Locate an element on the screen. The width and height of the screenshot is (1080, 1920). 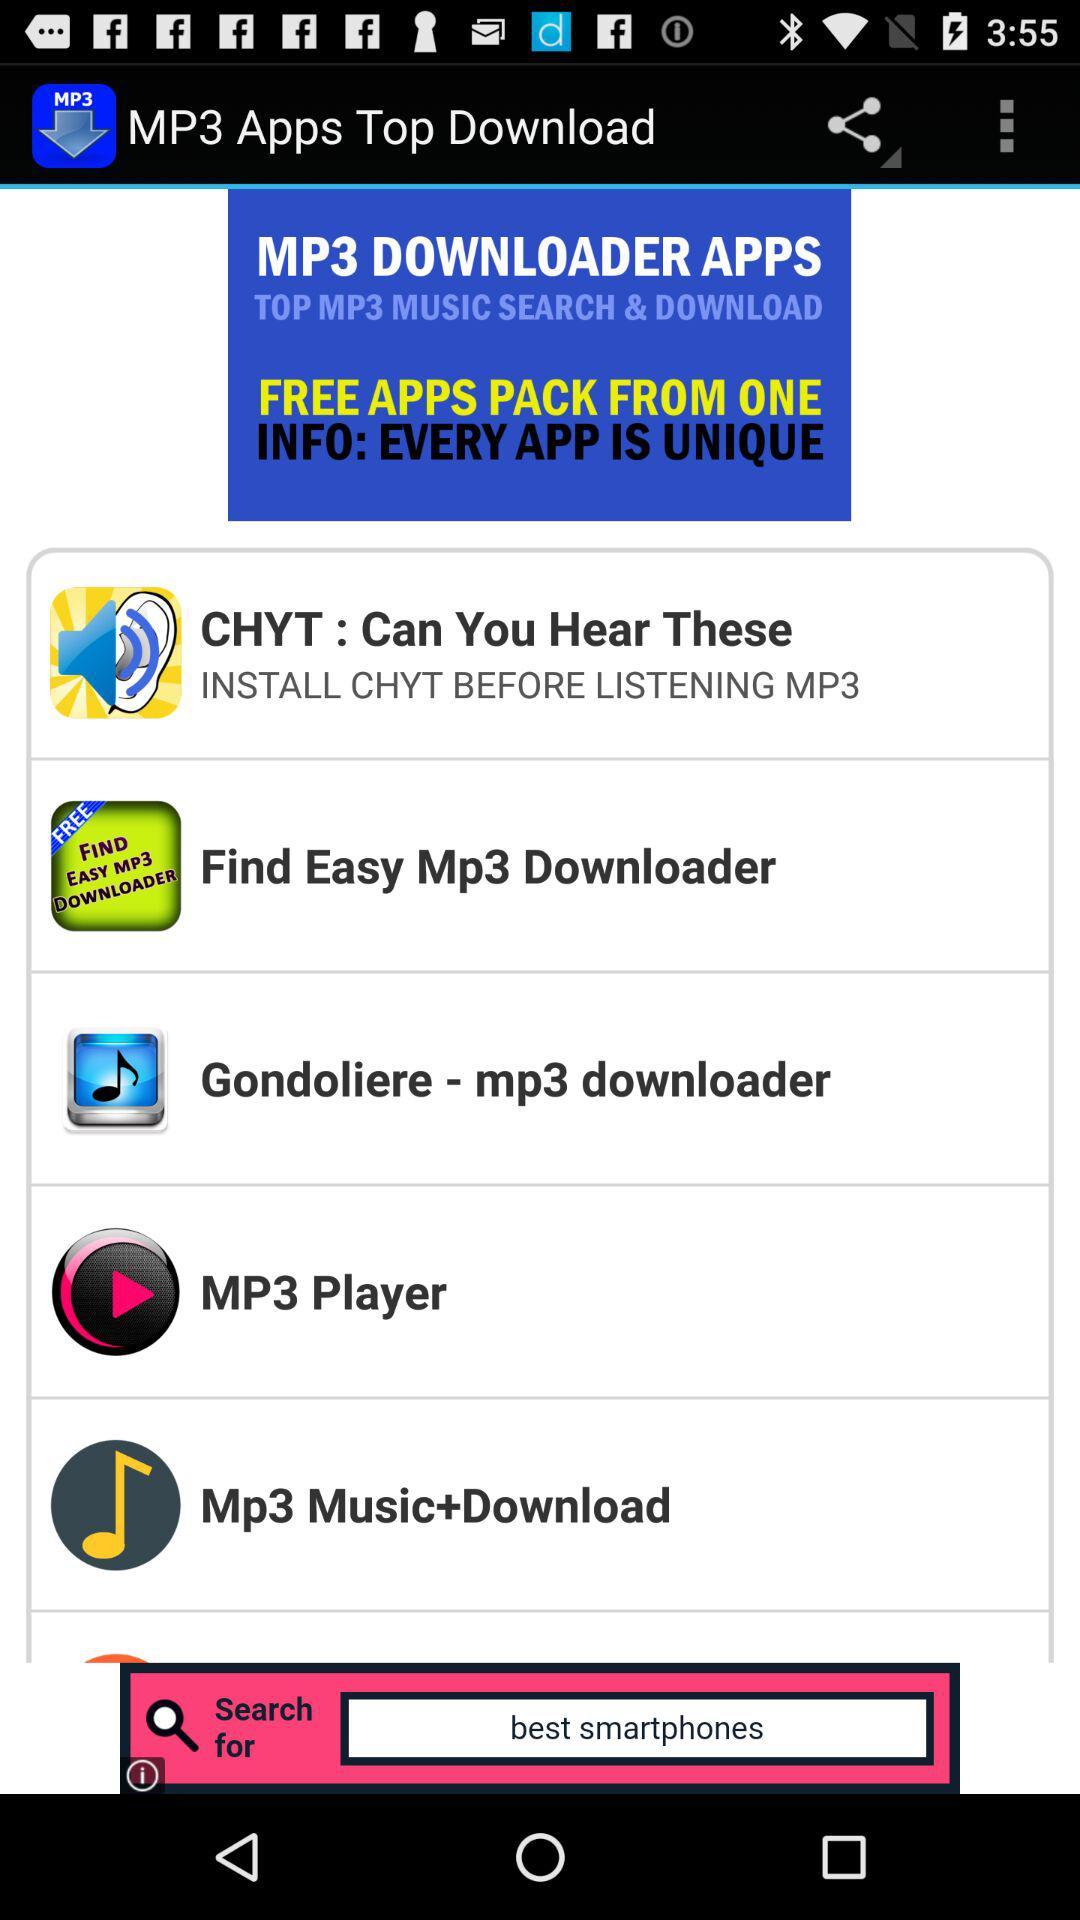
the partner 's website is located at coordinates (540, 1727).